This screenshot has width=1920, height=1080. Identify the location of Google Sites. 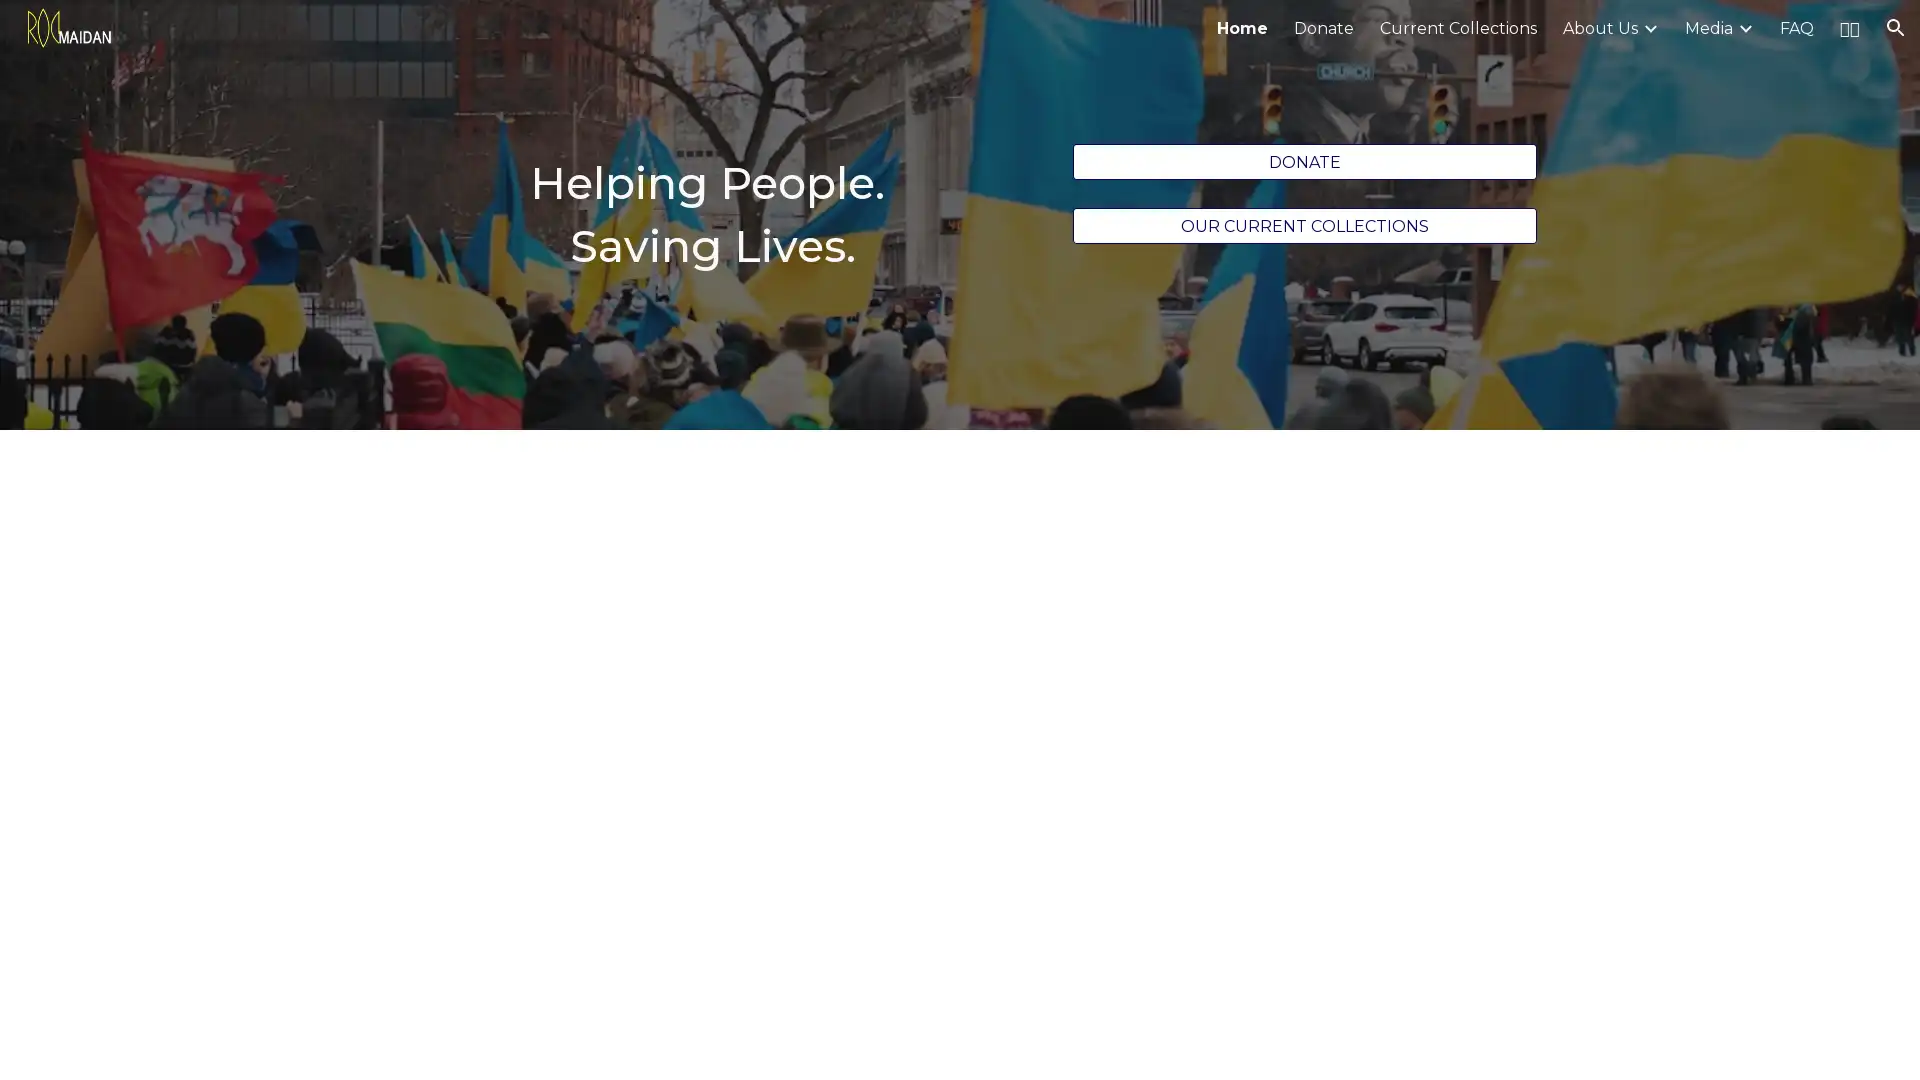
(154, 1044).